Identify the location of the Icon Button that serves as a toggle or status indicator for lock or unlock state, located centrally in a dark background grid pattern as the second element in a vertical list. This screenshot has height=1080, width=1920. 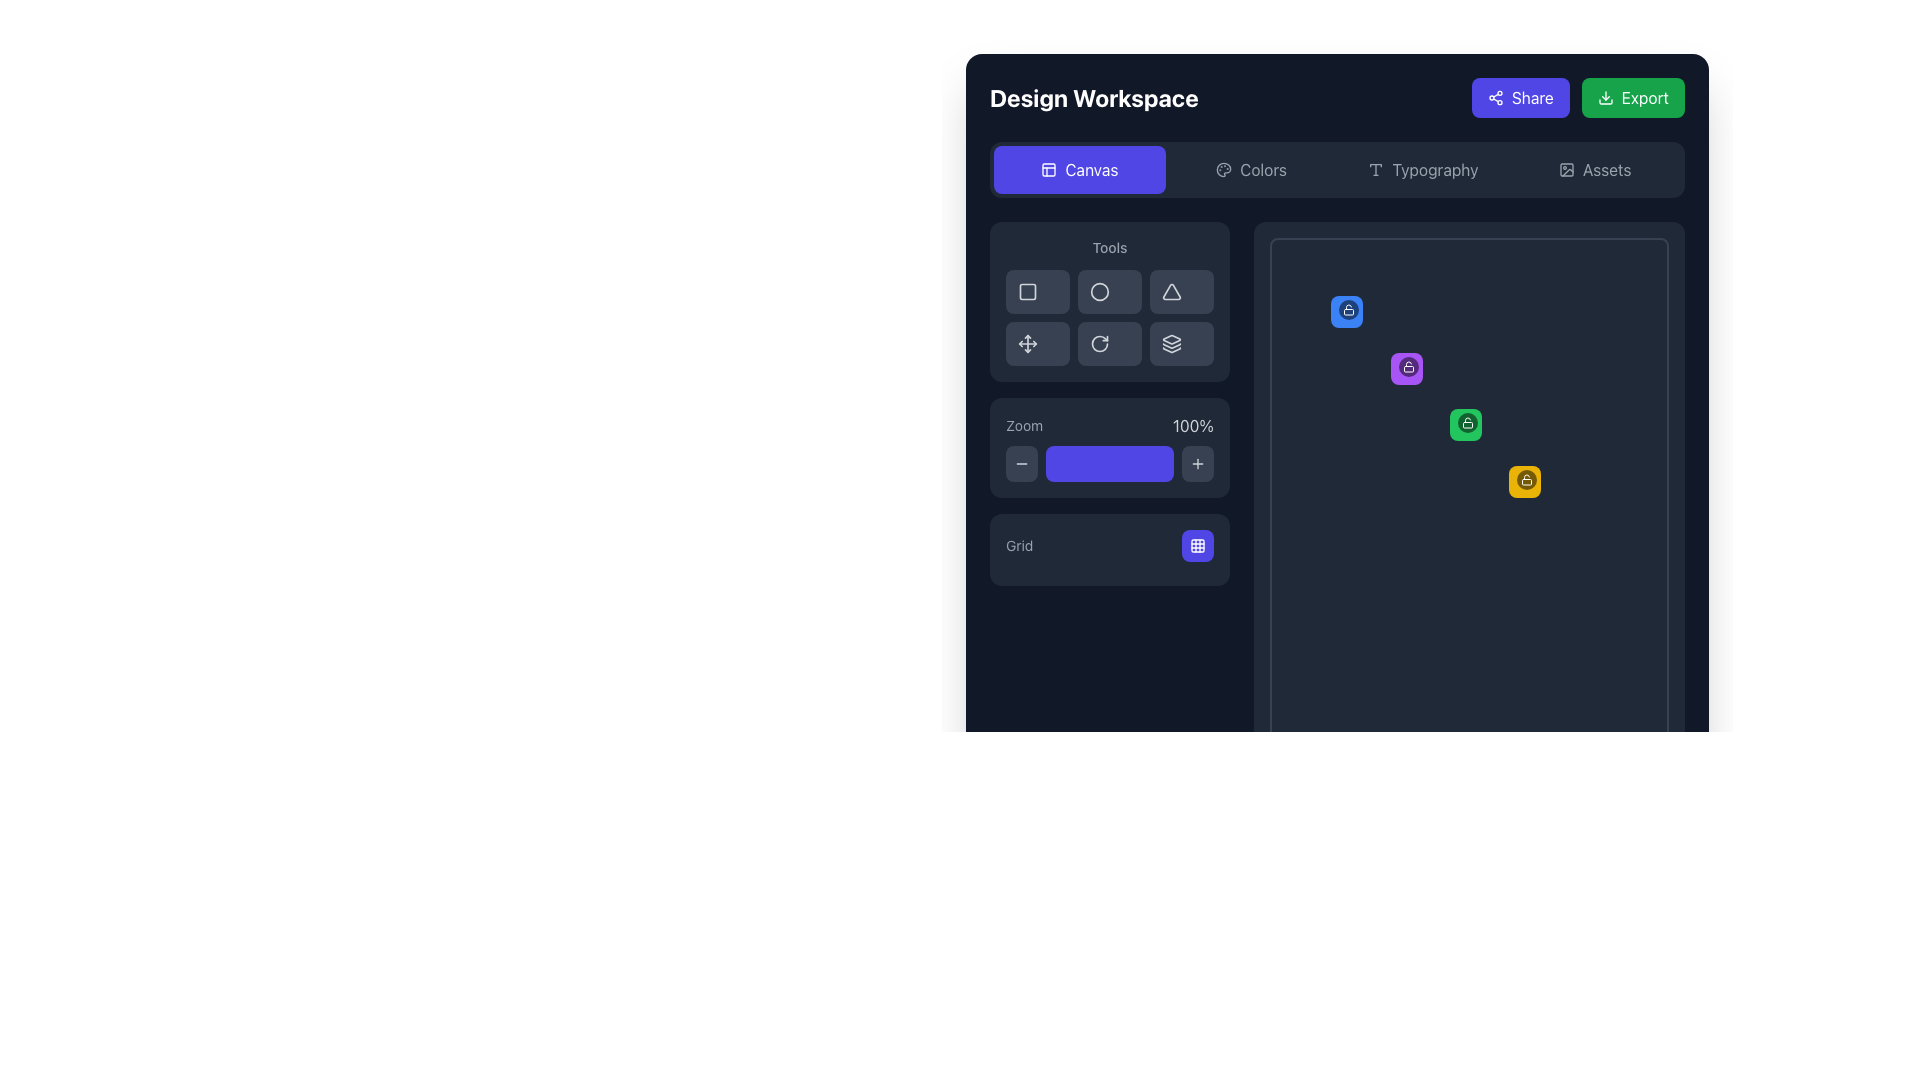
(1405, 368).